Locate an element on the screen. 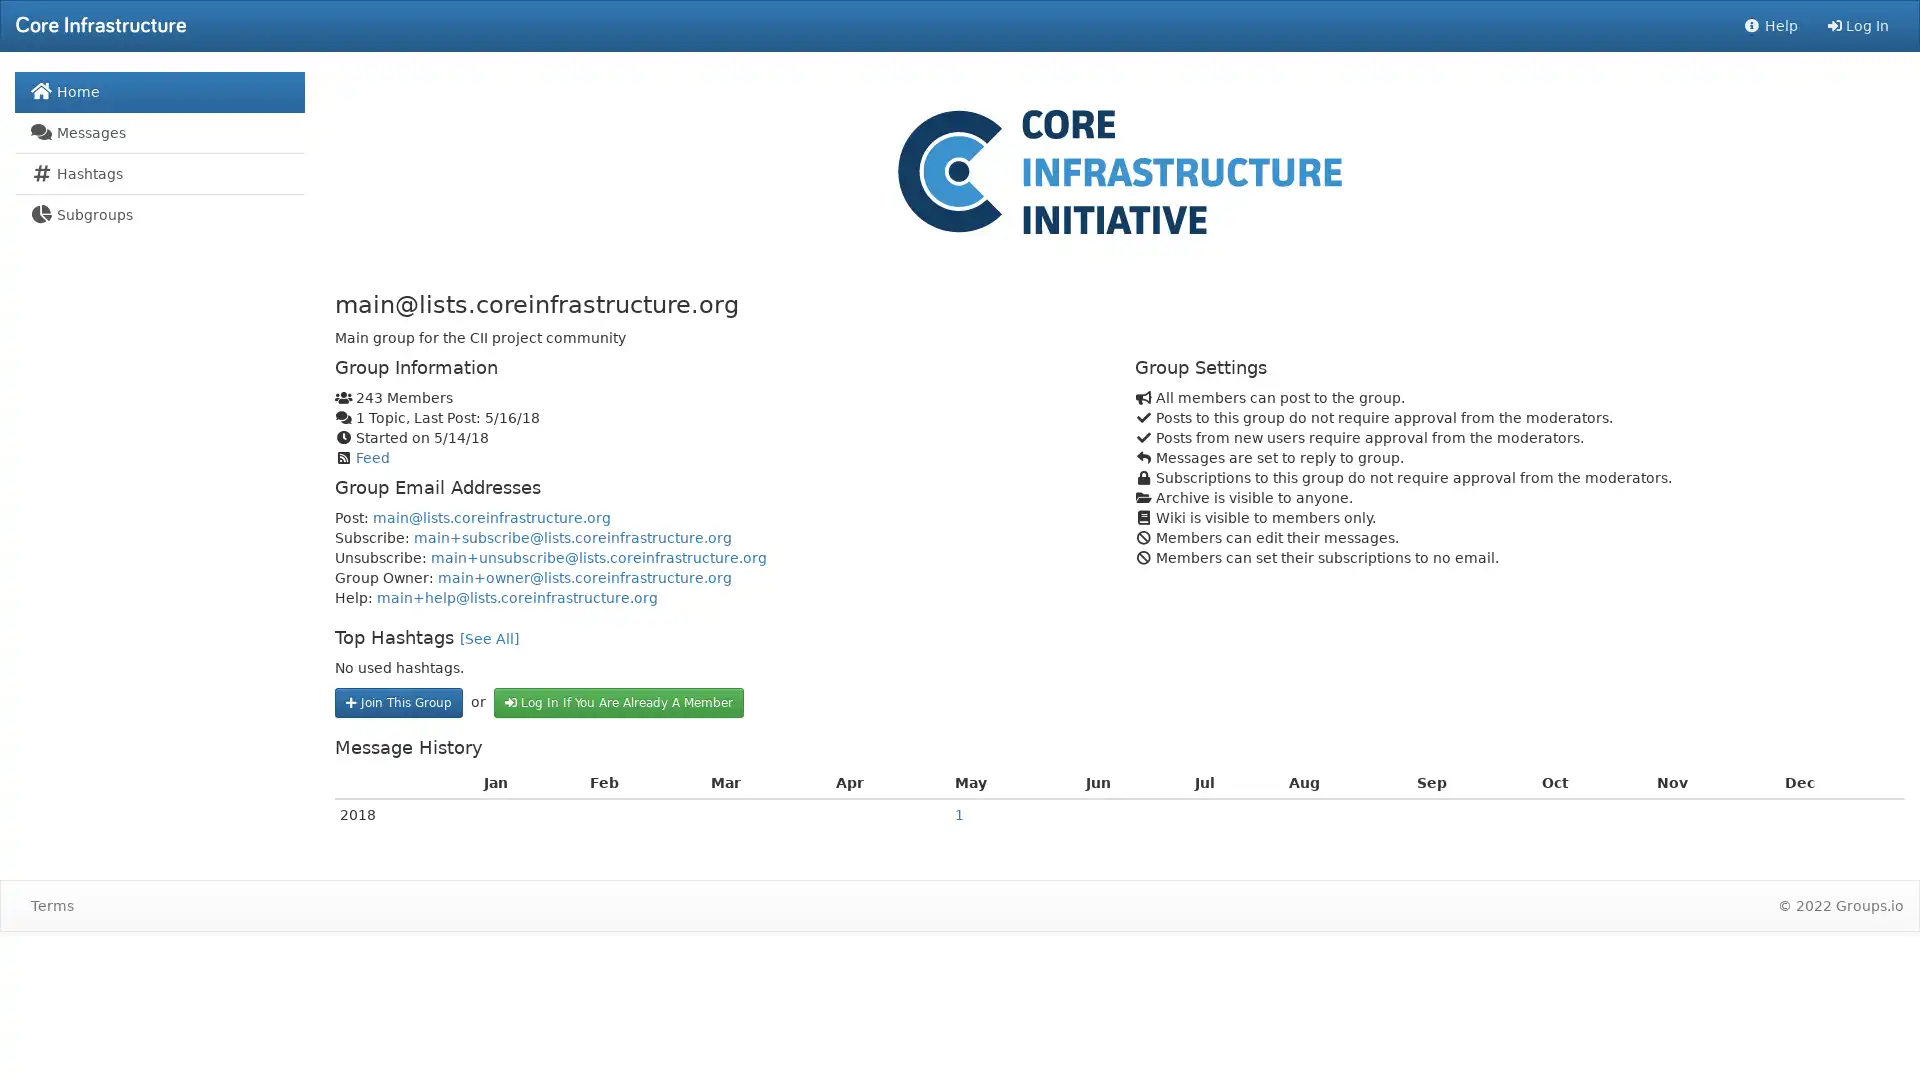 The height and width of the screenshot is (1080, 1920). Join This Group is located at coordinates (398, 701).